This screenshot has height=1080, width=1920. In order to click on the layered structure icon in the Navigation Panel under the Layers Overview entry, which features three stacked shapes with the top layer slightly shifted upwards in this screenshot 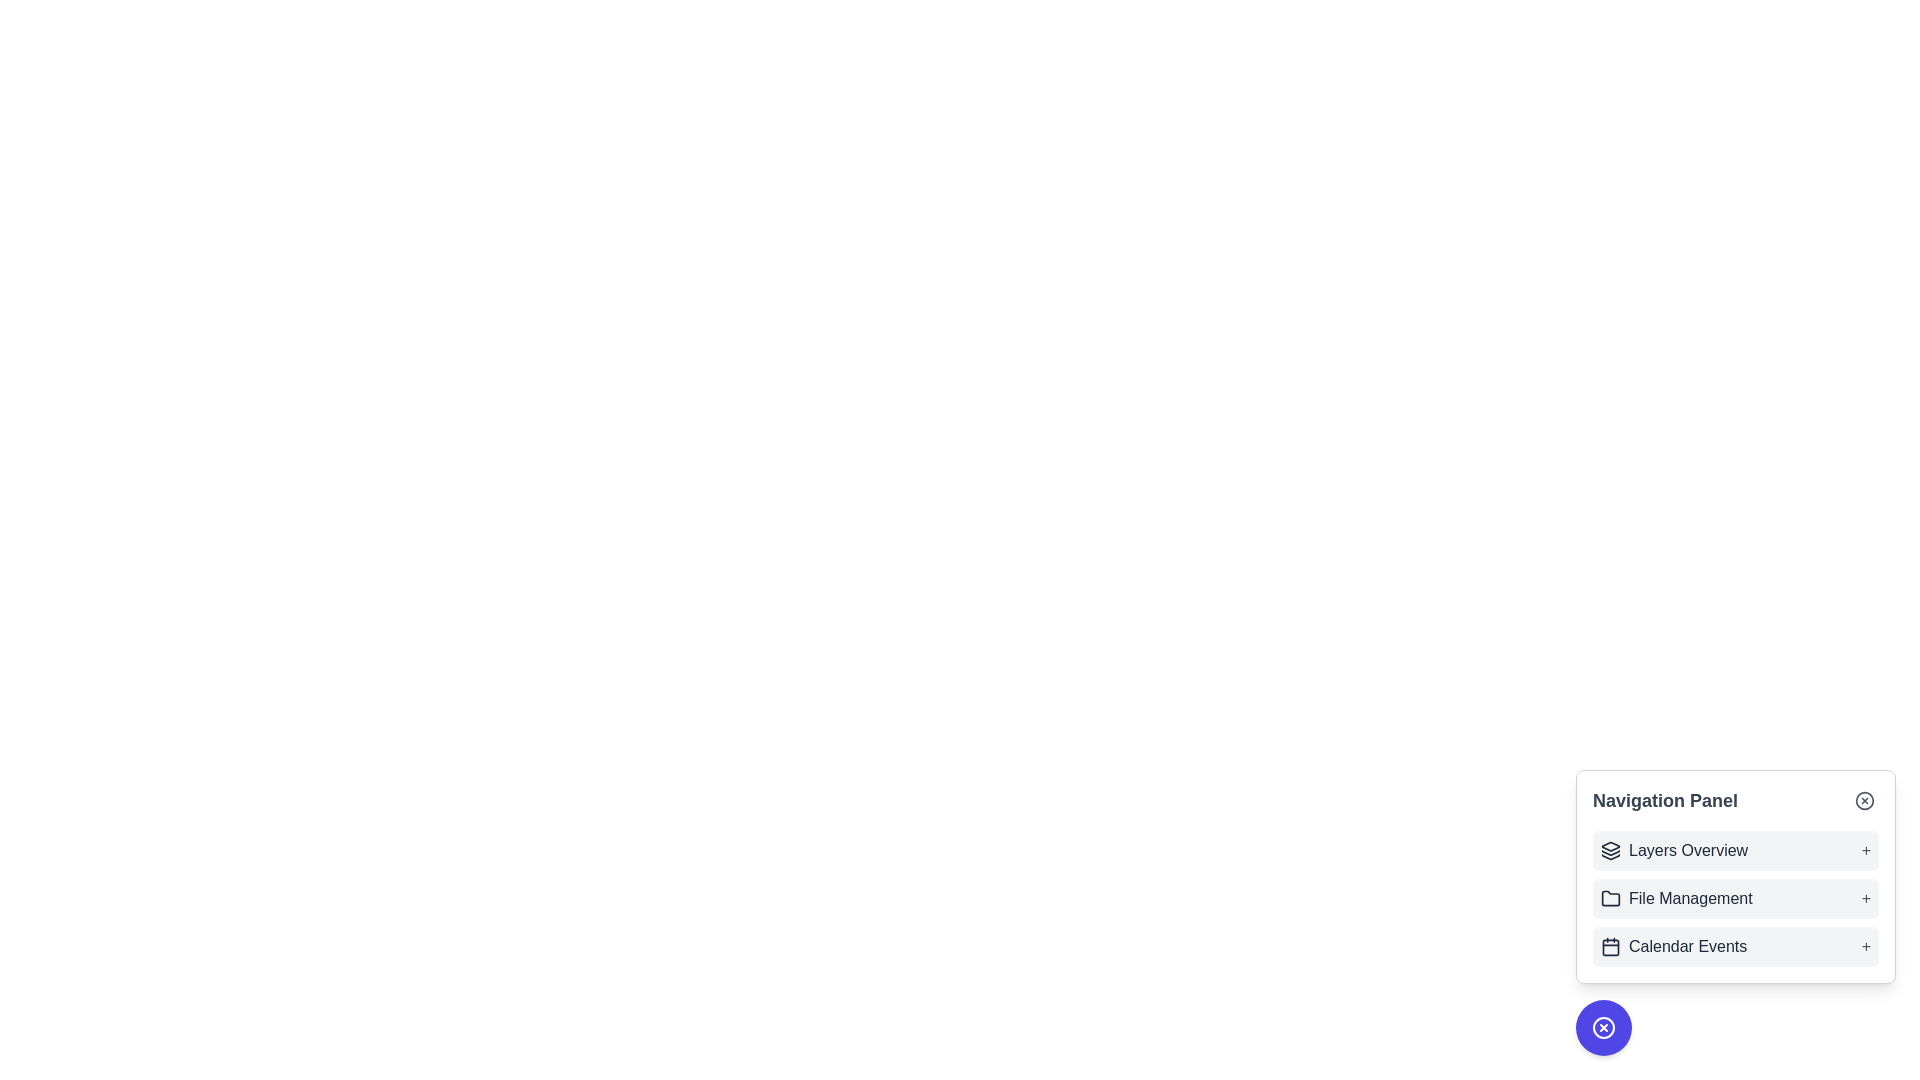, I will do `click(1611, 855)`.